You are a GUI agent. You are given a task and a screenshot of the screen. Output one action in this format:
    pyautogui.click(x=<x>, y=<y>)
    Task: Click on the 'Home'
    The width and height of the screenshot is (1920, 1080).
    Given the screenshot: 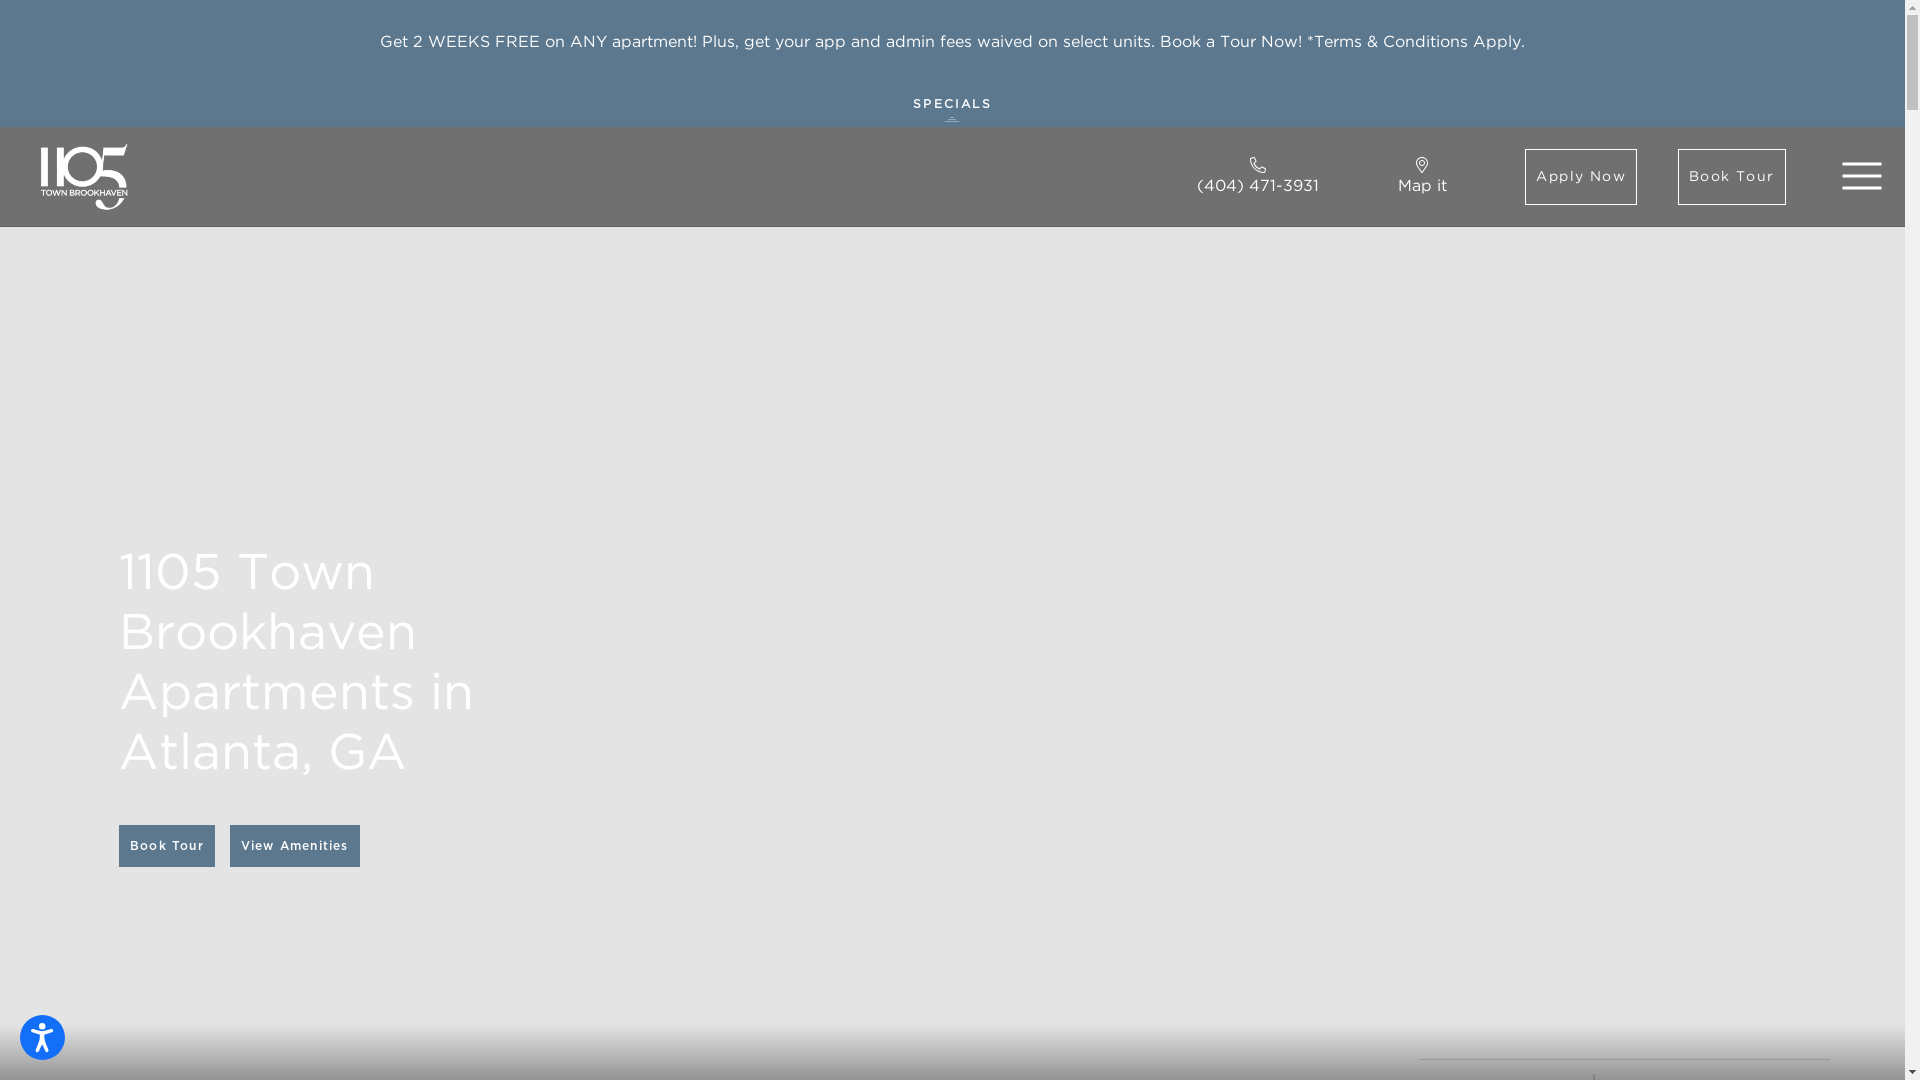 What is the action you would take?
    pyautogui.click(x=82, y=175)
    